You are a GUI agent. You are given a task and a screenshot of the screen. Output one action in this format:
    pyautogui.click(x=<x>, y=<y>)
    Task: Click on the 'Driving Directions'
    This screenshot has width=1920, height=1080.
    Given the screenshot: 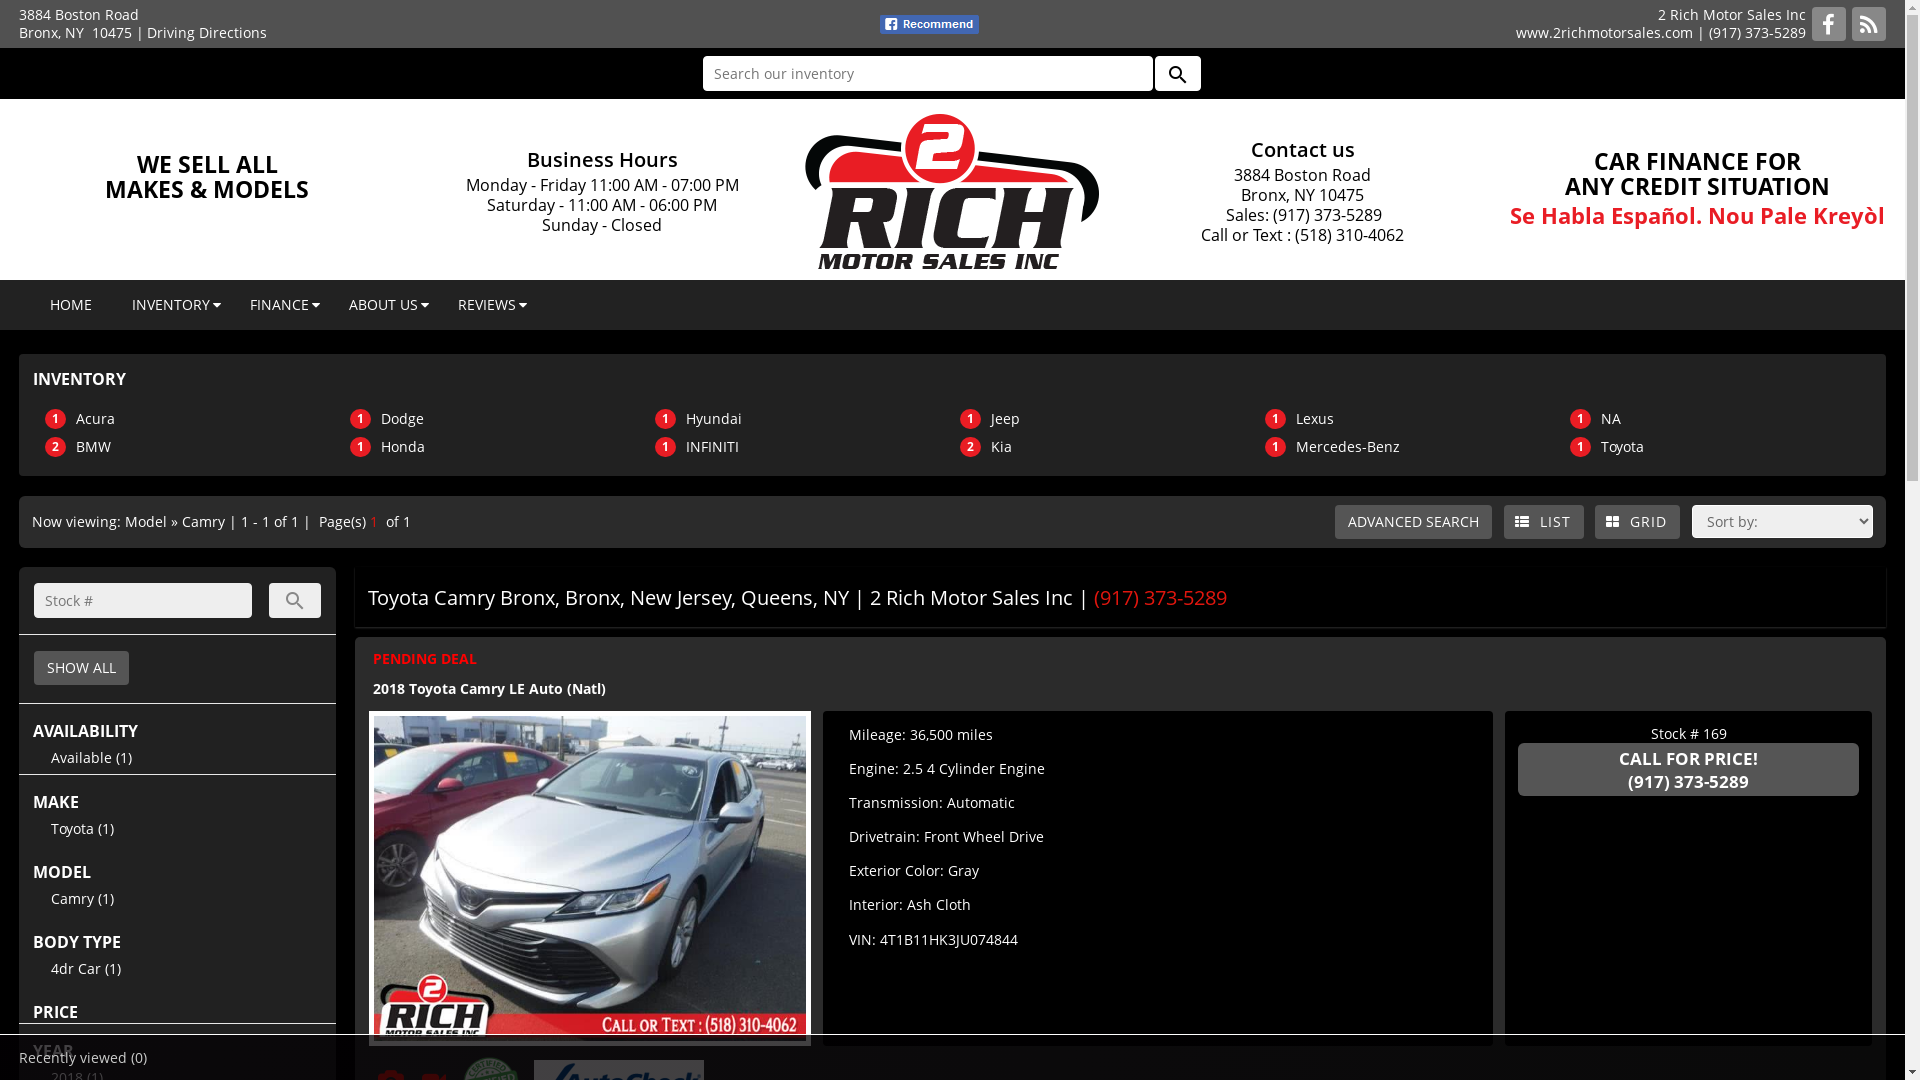 What is the action you would take?
    pyautogui.click(x=146, y=32)
    